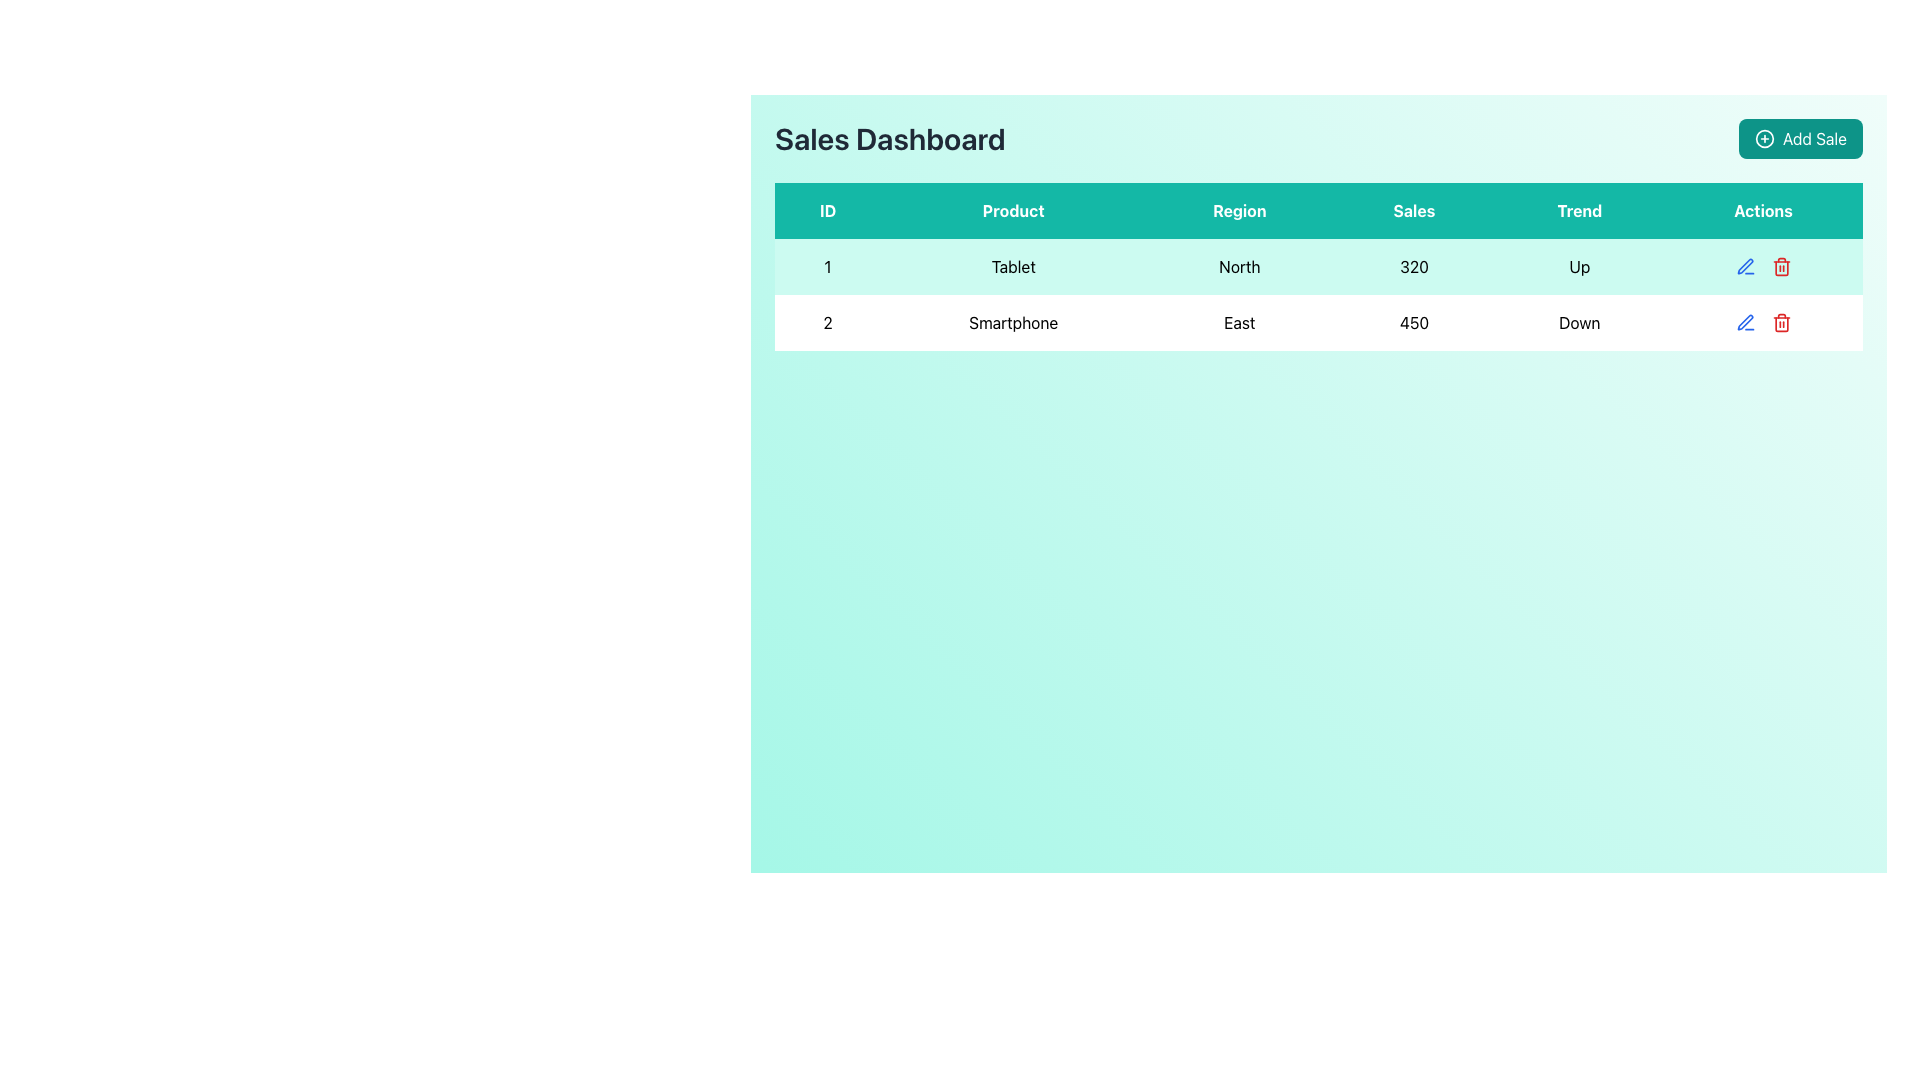 The image size is (1920, 1080). I want to click on the 'Product' column header in the data table, which is the second column header located between 'ID' and 'Region', so click(1013, 211).